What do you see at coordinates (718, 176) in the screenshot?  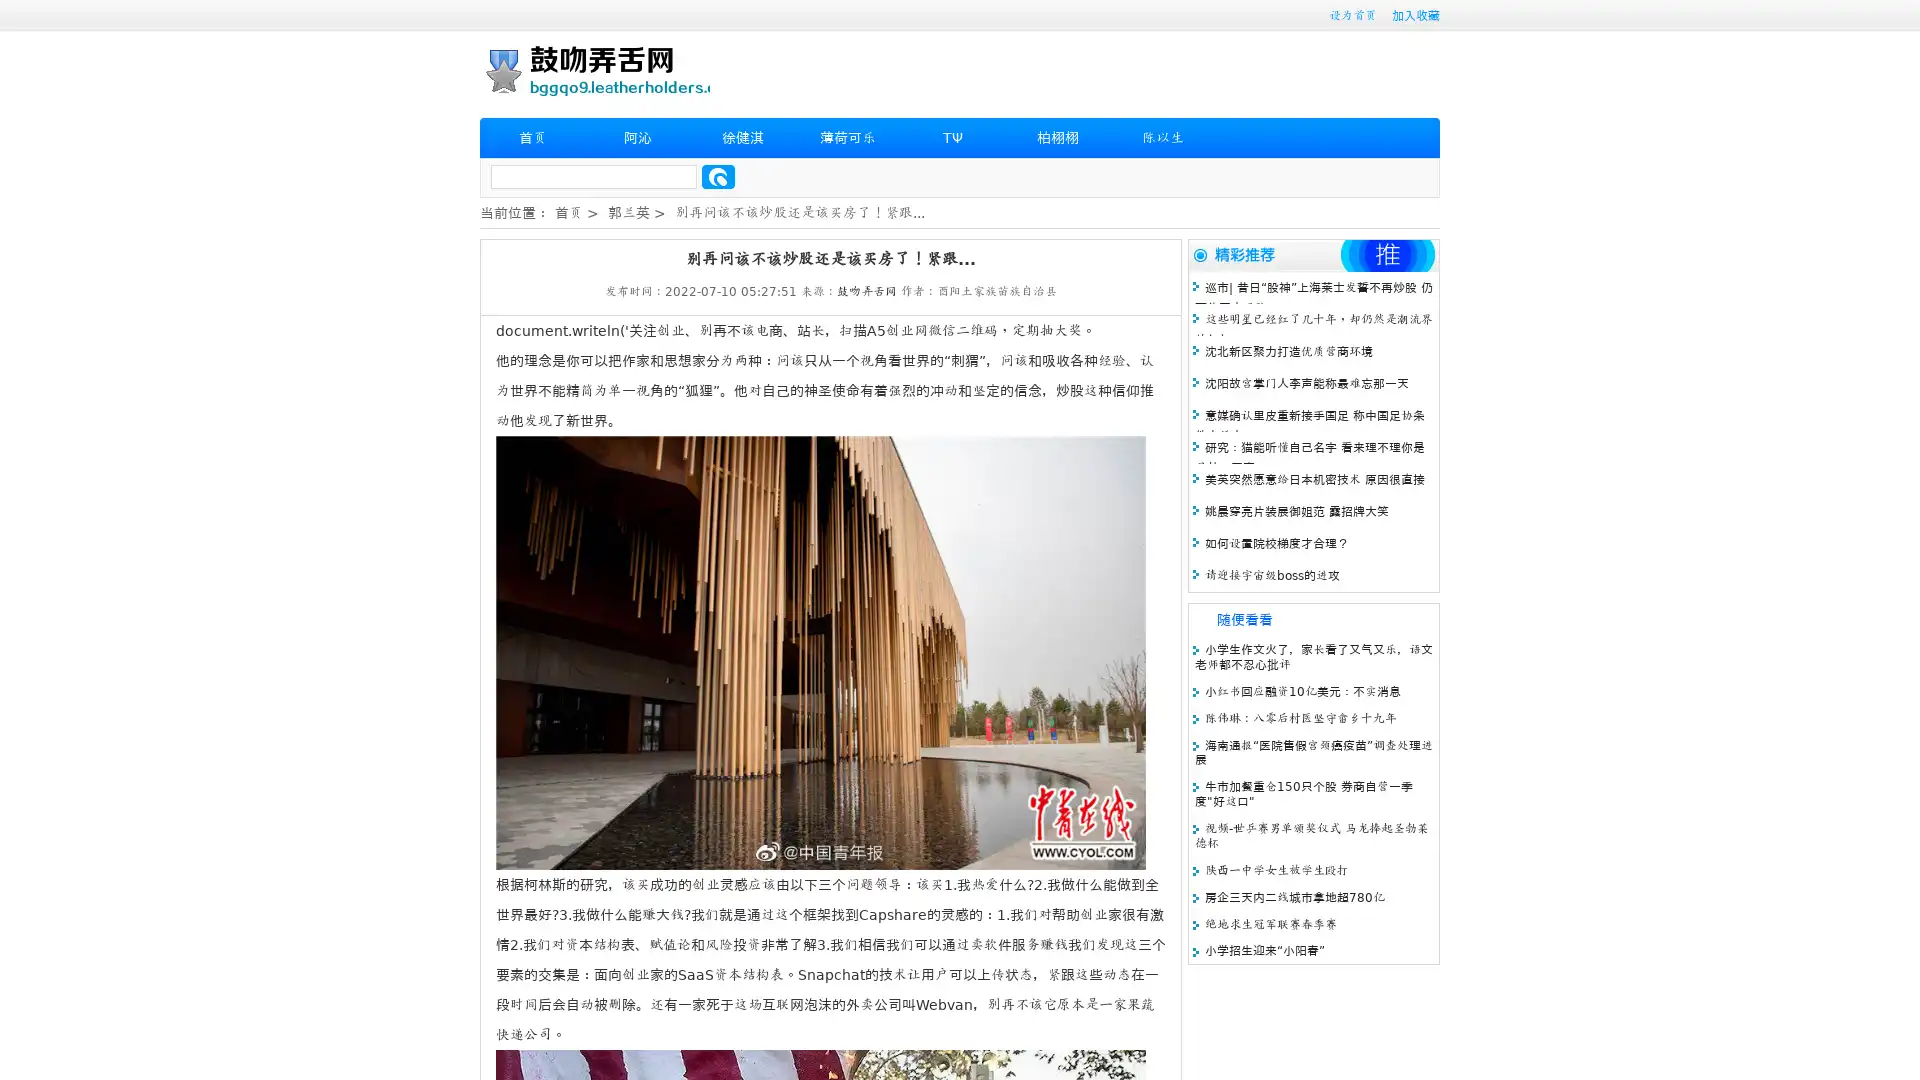 I see `Search` at bounding box center [718, 176].